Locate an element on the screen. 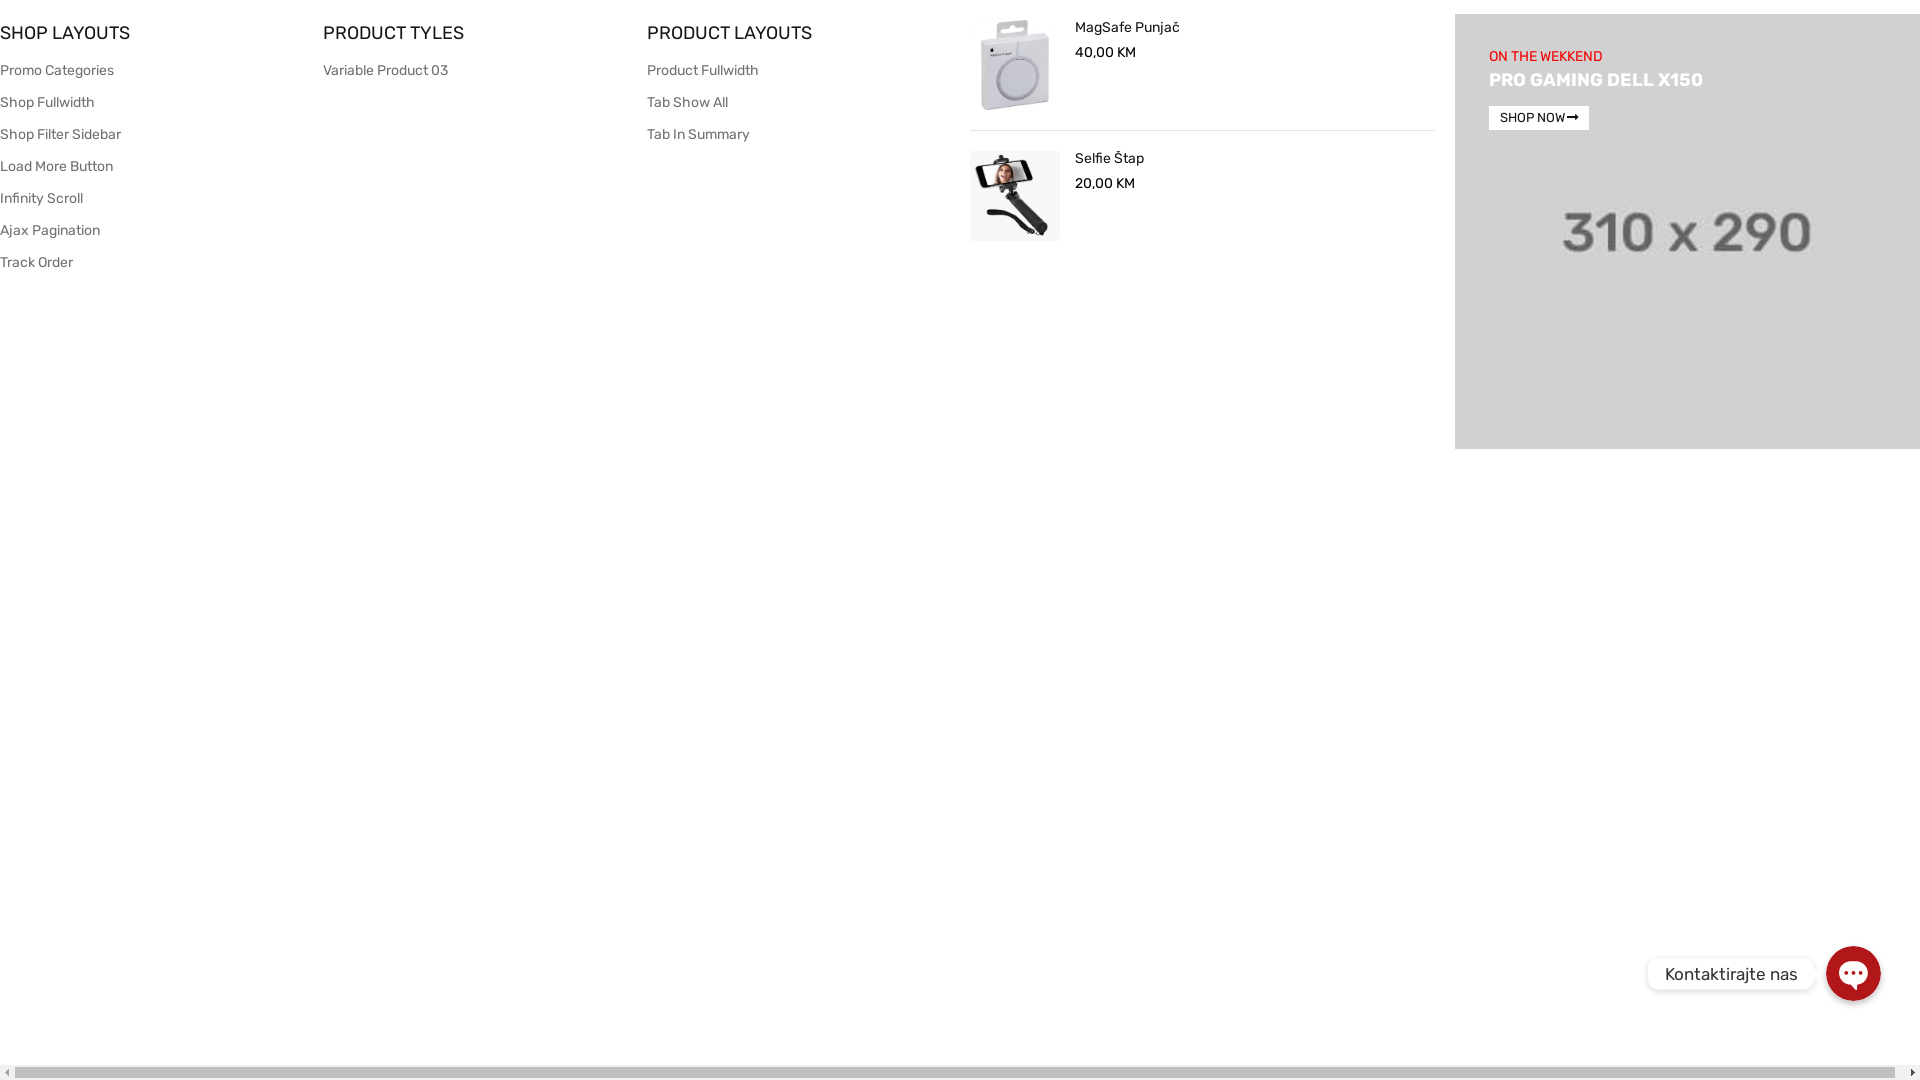 This screenshot has width=1920, height=1080. 'Tab Show All' is located at coordinates (687, 102).